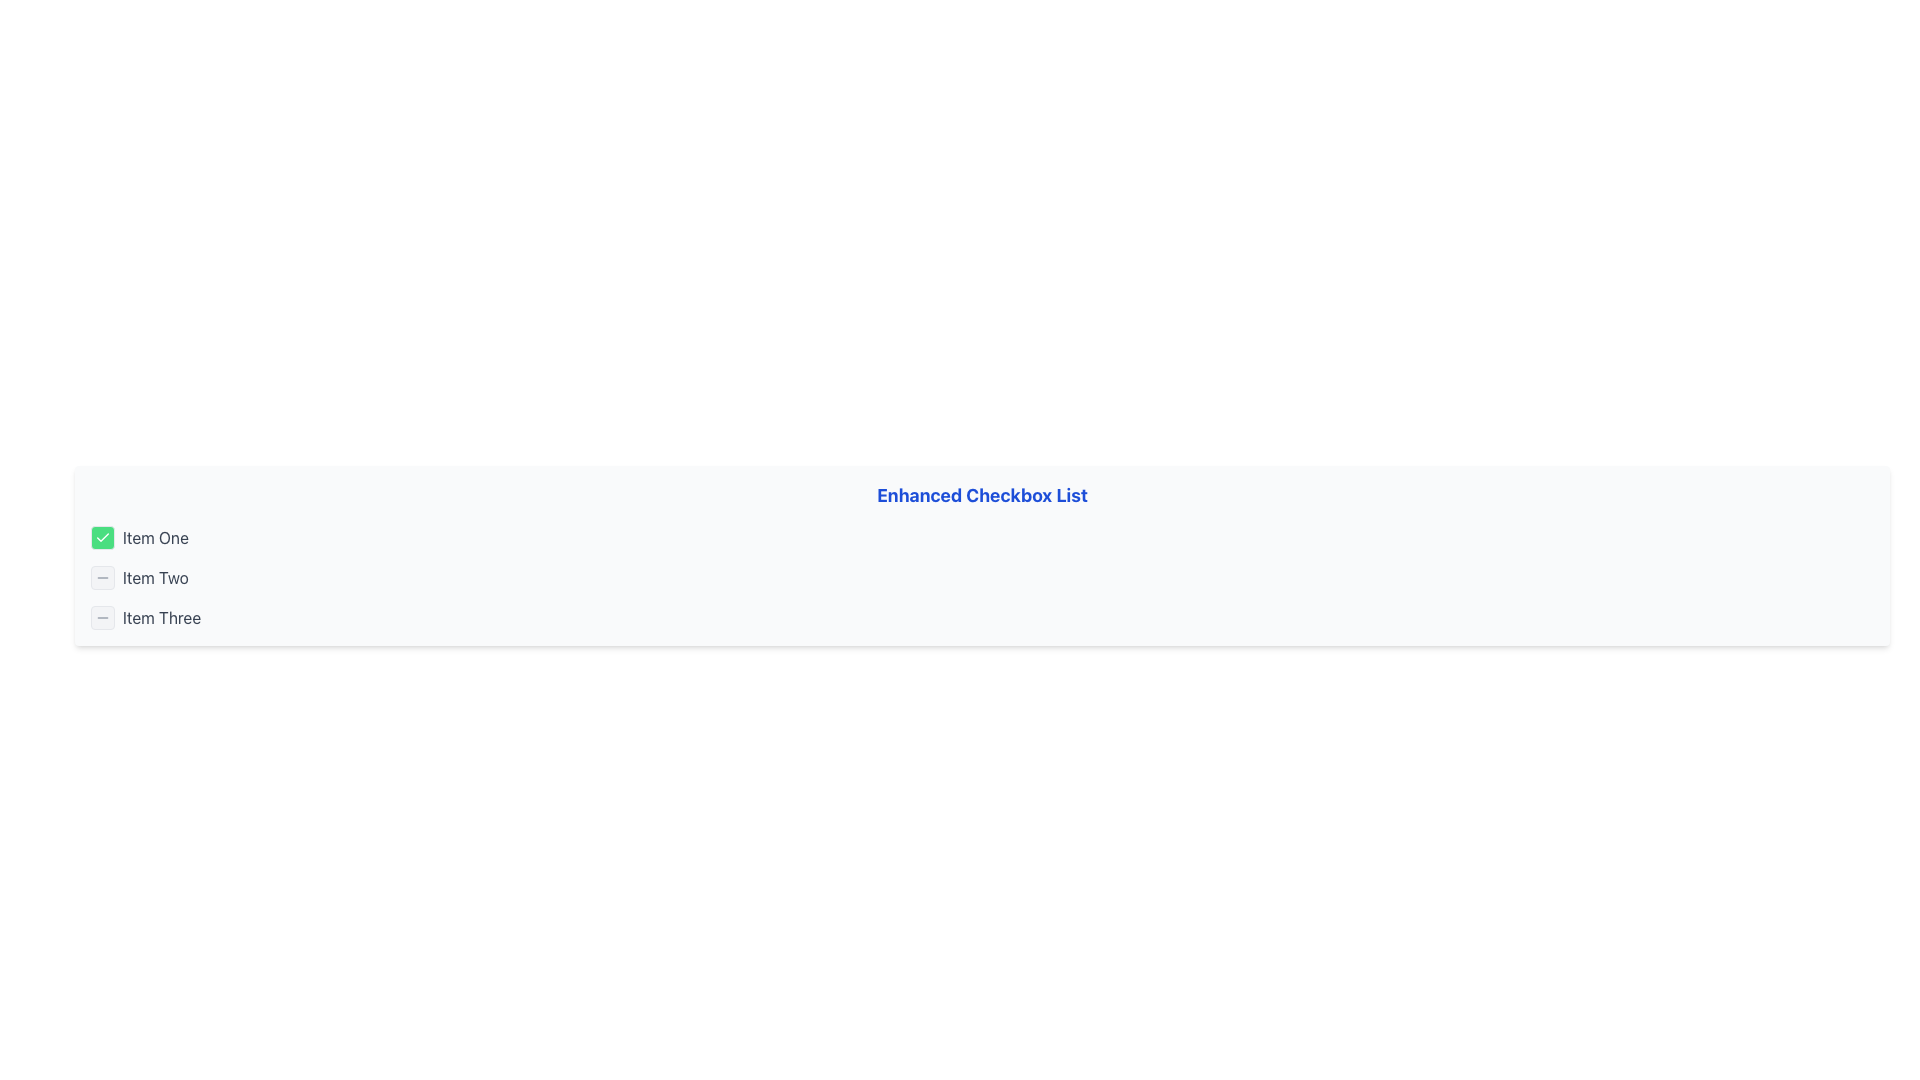  What do you see at coordinates (101, 578) in the screenshot?
I see `the Icon Button associated with 'Item Two'` at bounding box center [101, 578].